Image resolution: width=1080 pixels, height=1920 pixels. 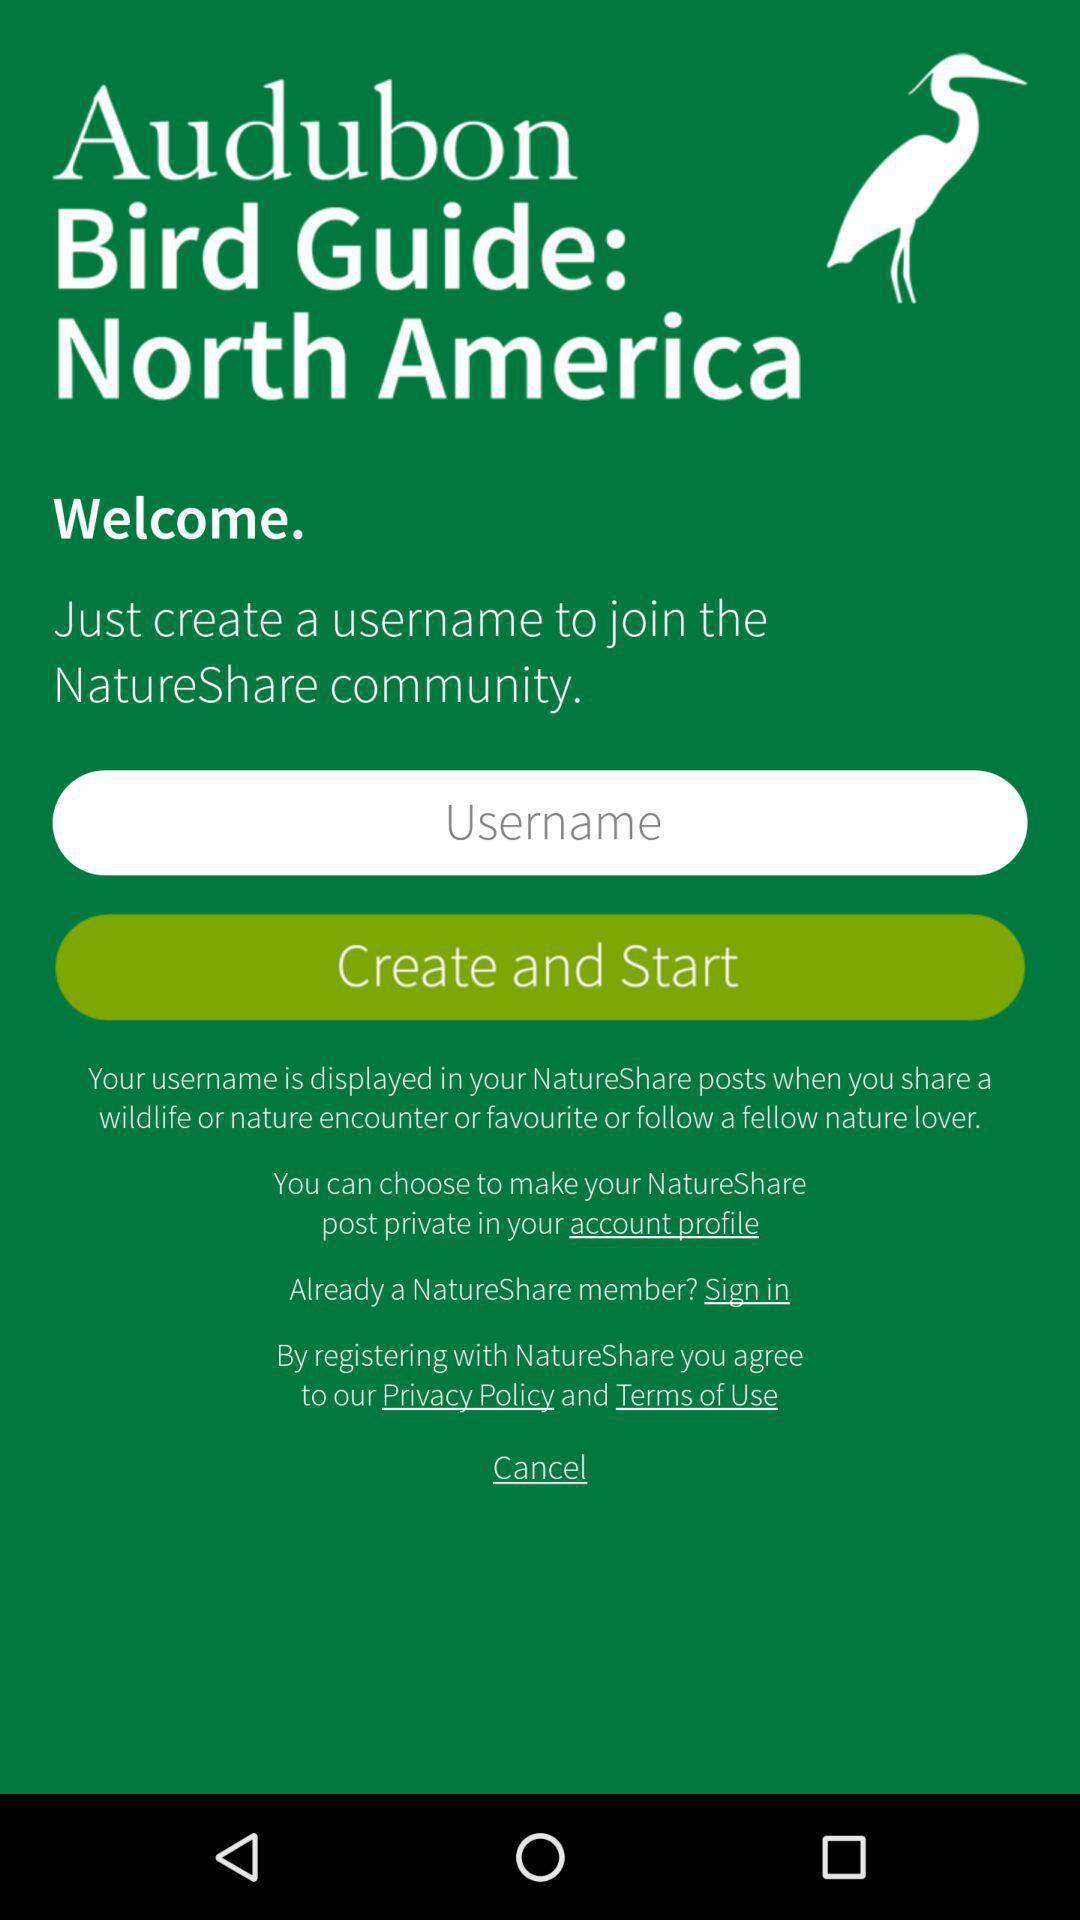 What do you see at coordinates (540, 967) in the screenshot?
I see `get start` at bounding box center [540, 967].